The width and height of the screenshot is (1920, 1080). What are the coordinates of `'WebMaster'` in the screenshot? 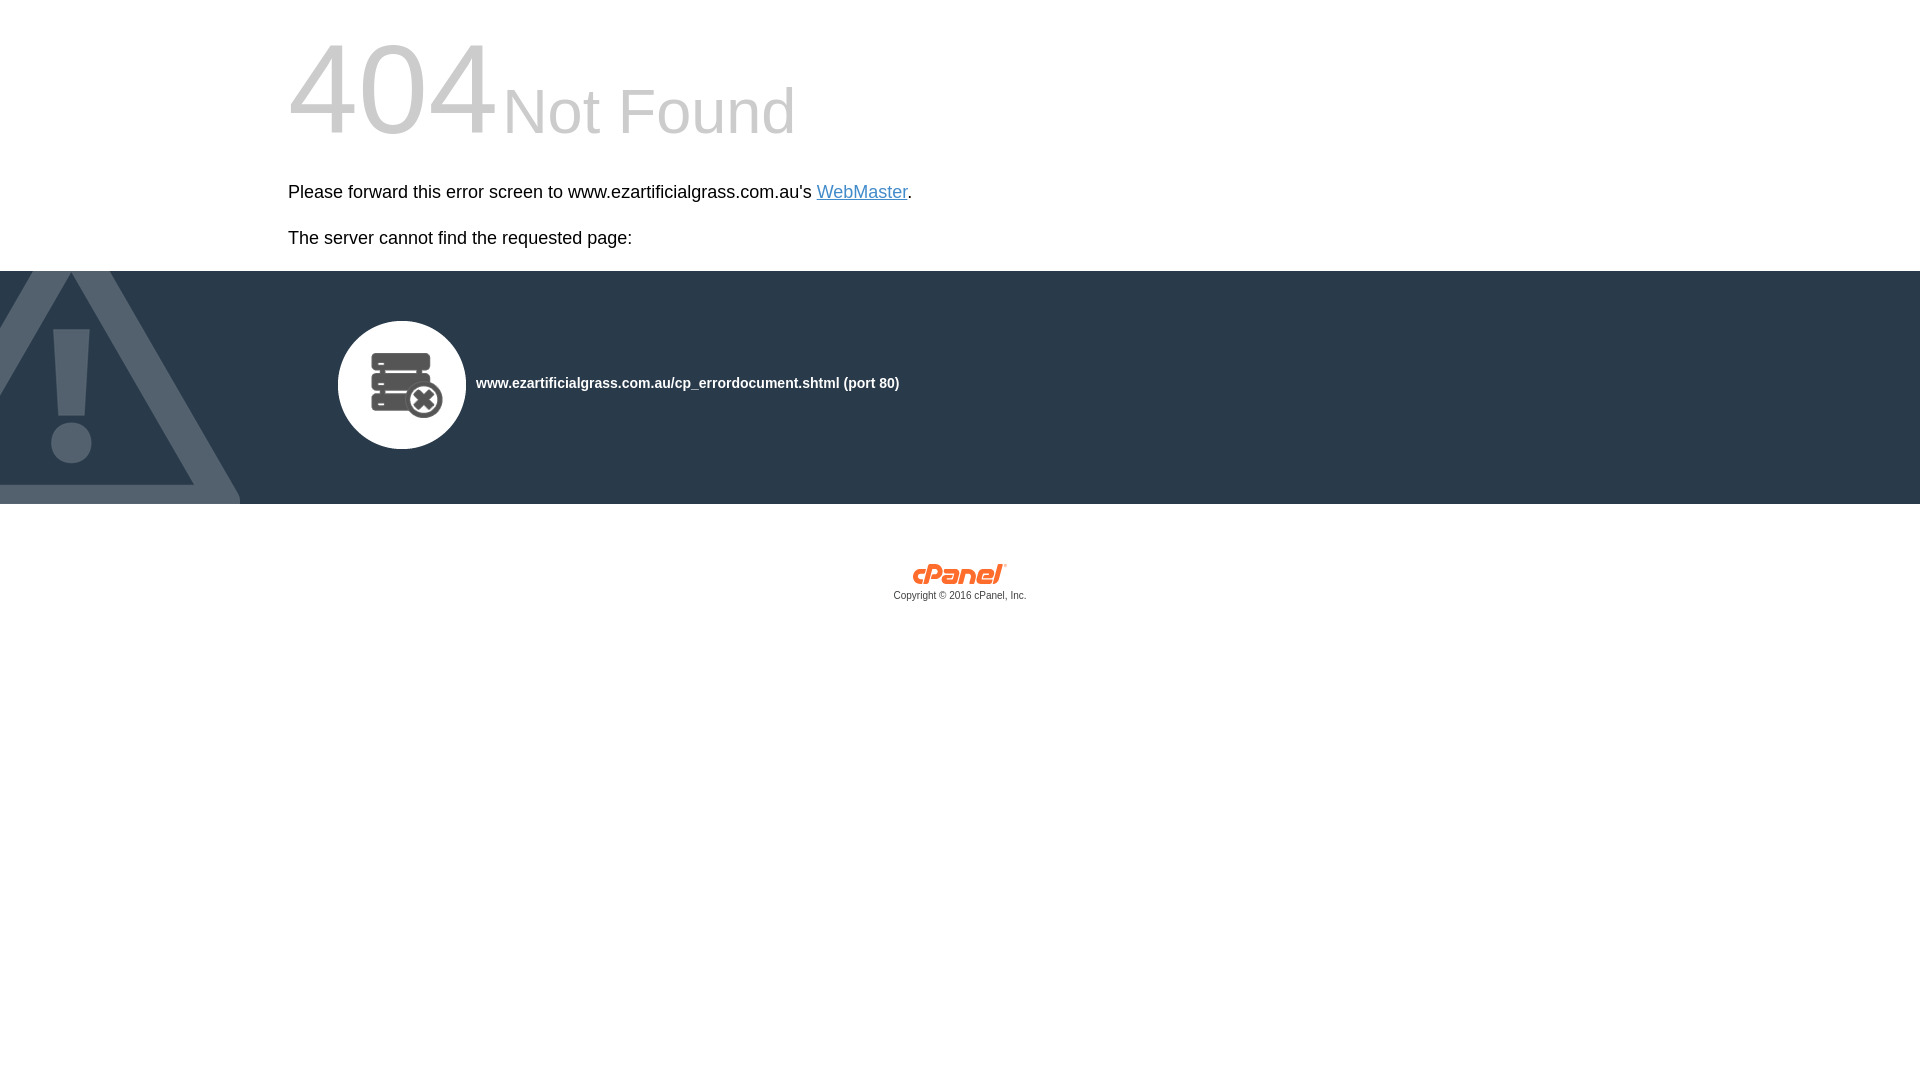 It's located at (862, 192).